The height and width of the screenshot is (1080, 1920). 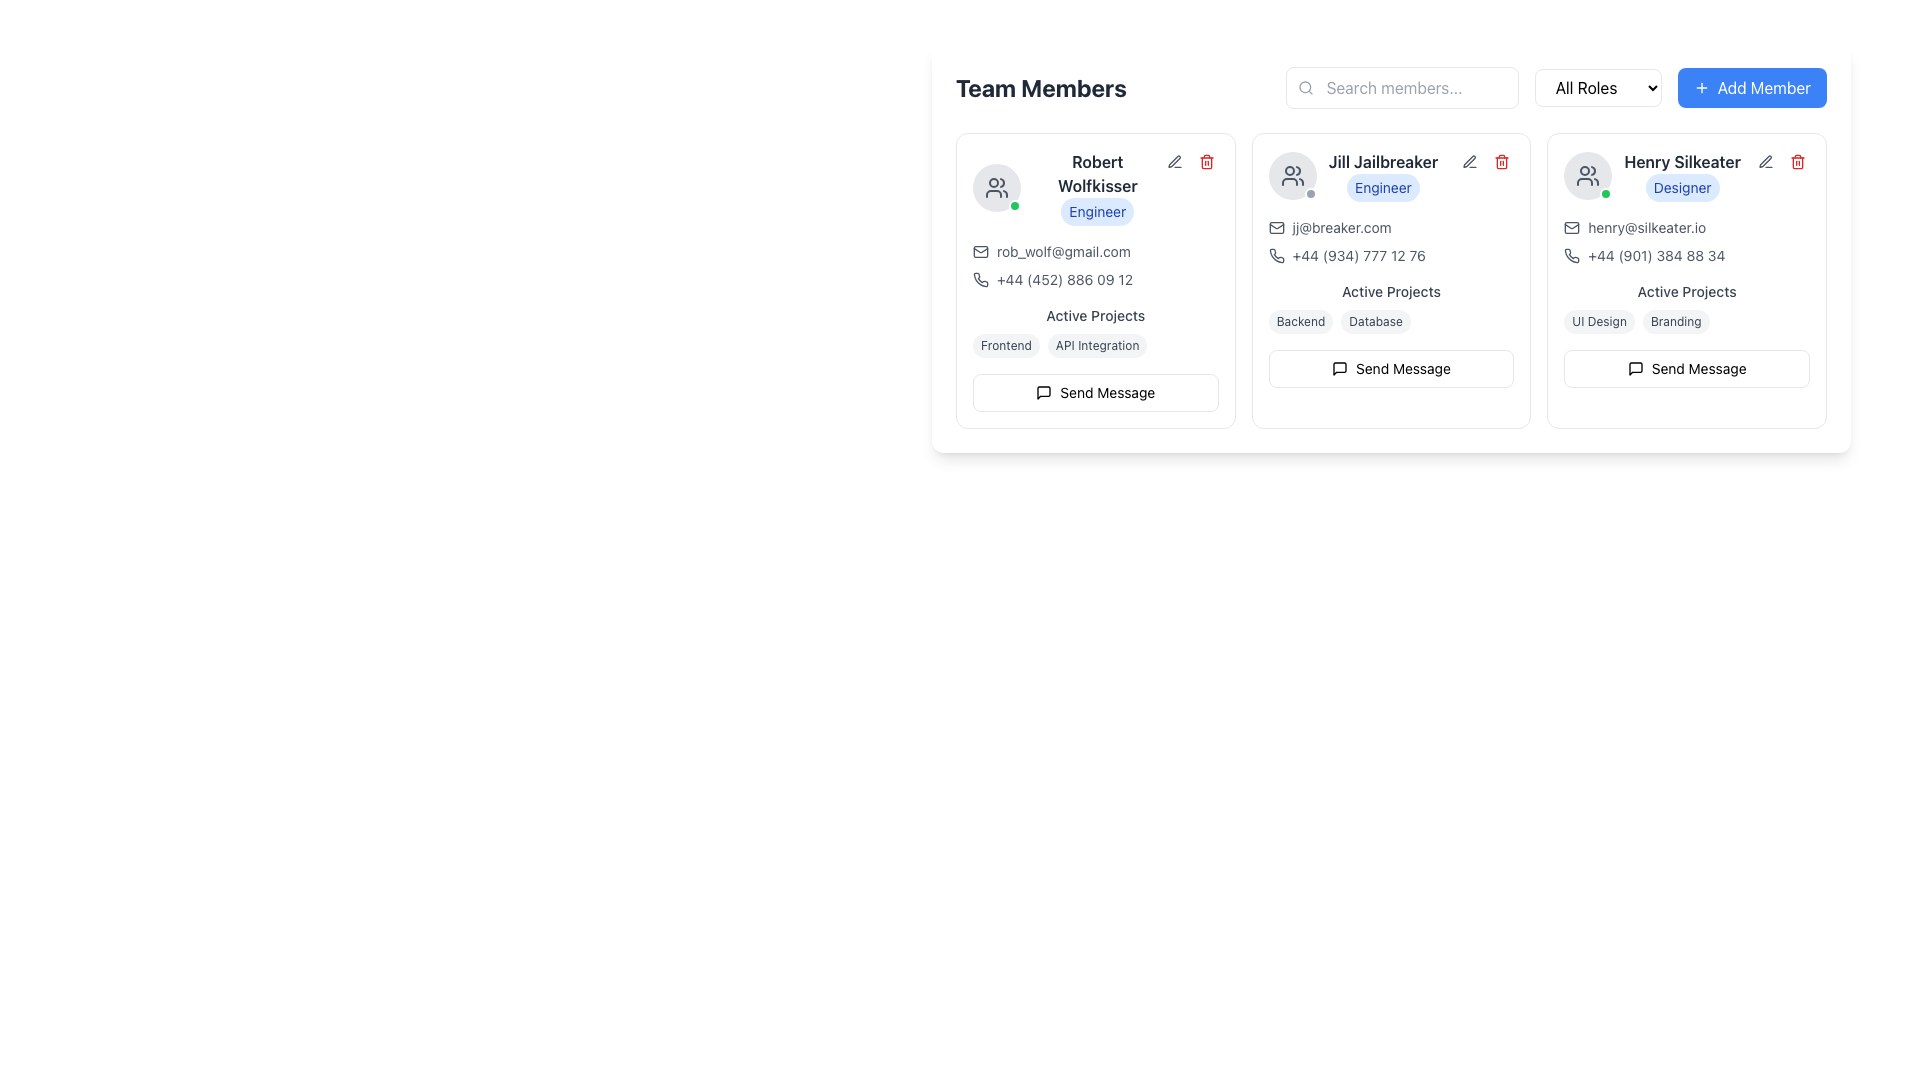 I want to click on the magnifying-glass-shaped icon with a gray outline located to the left inside the 'Search members...' text input field, so click(x=1305, y=87).